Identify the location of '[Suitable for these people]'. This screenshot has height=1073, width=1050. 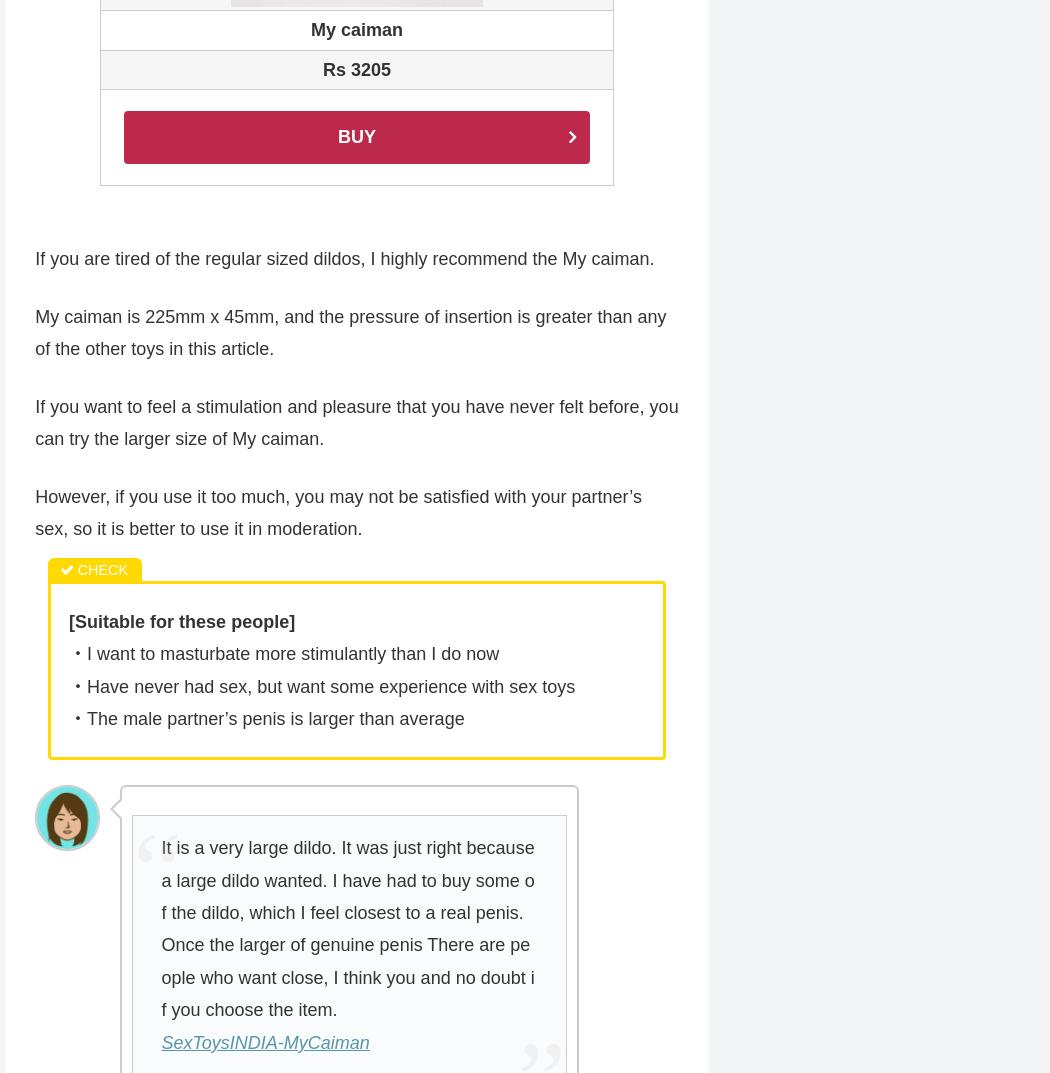
(67, 622).